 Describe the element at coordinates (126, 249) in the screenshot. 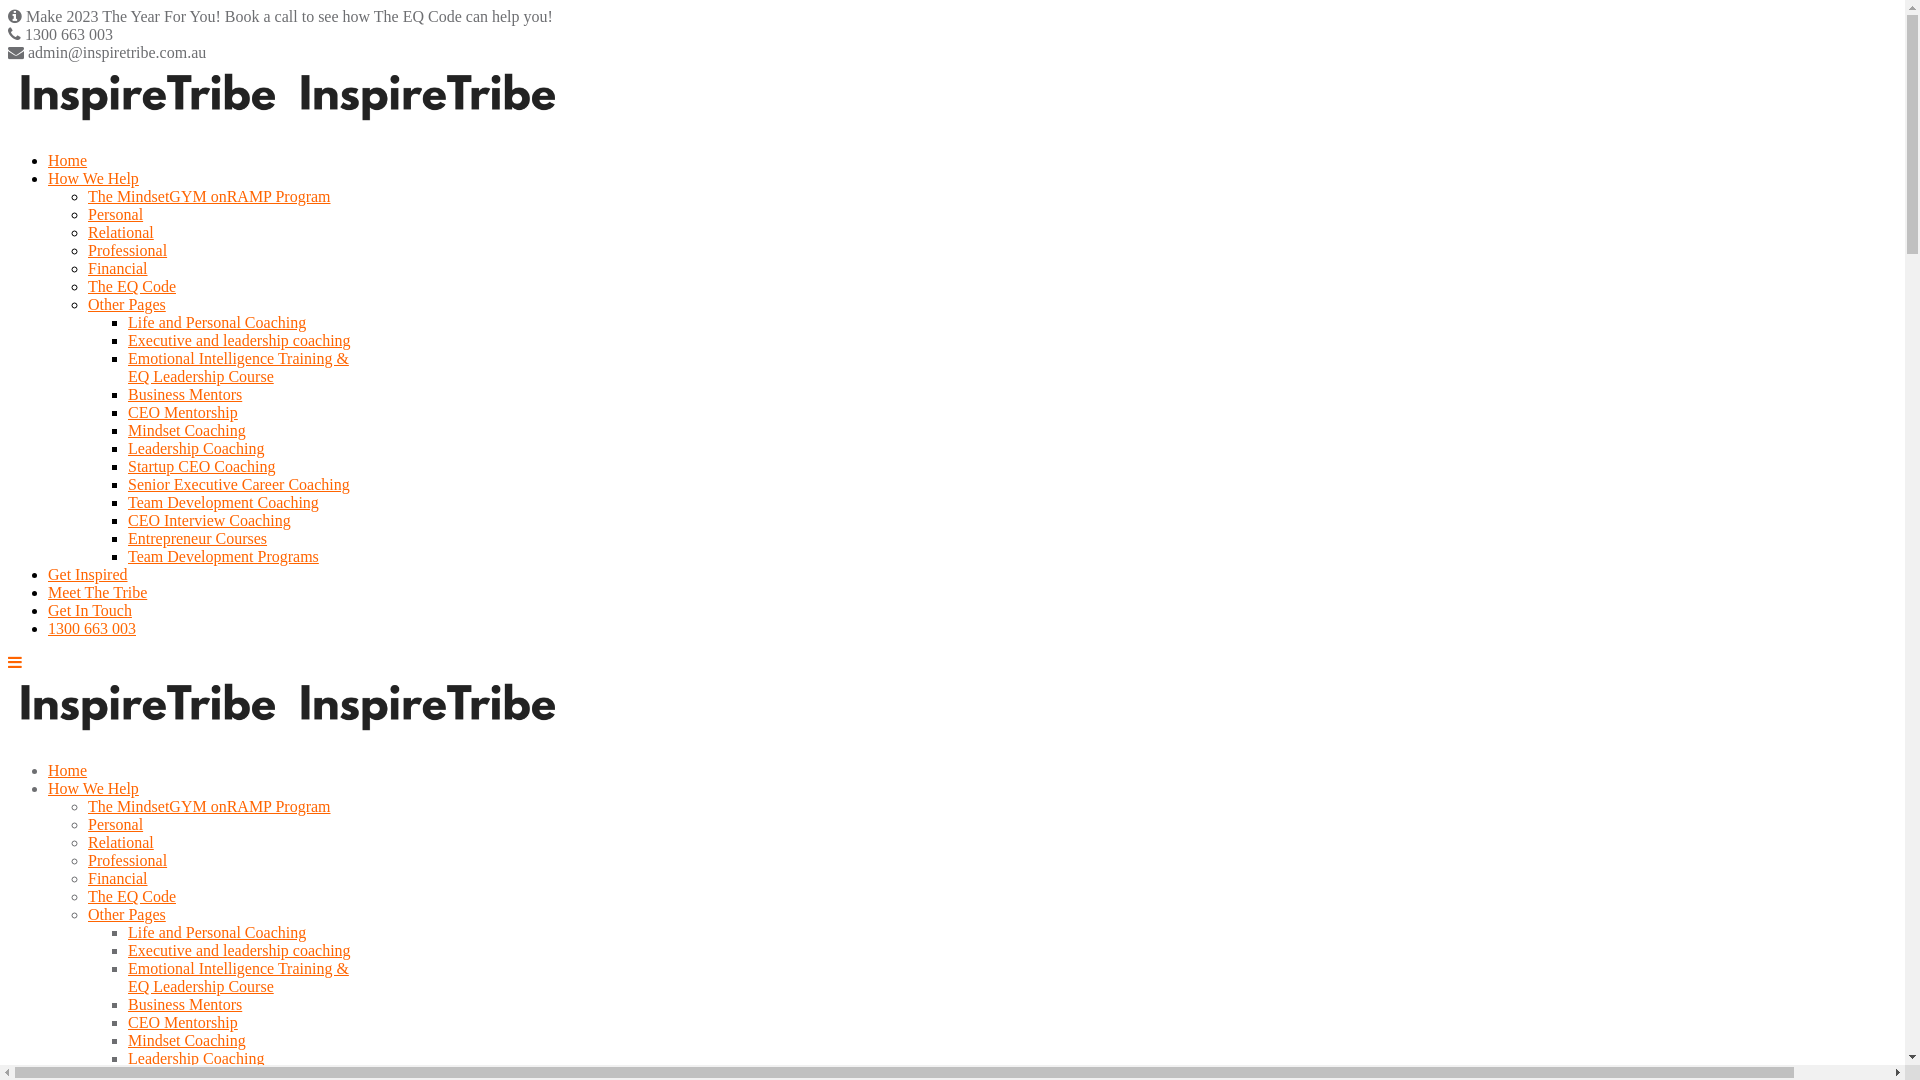

I see `'Professional'` at that location.